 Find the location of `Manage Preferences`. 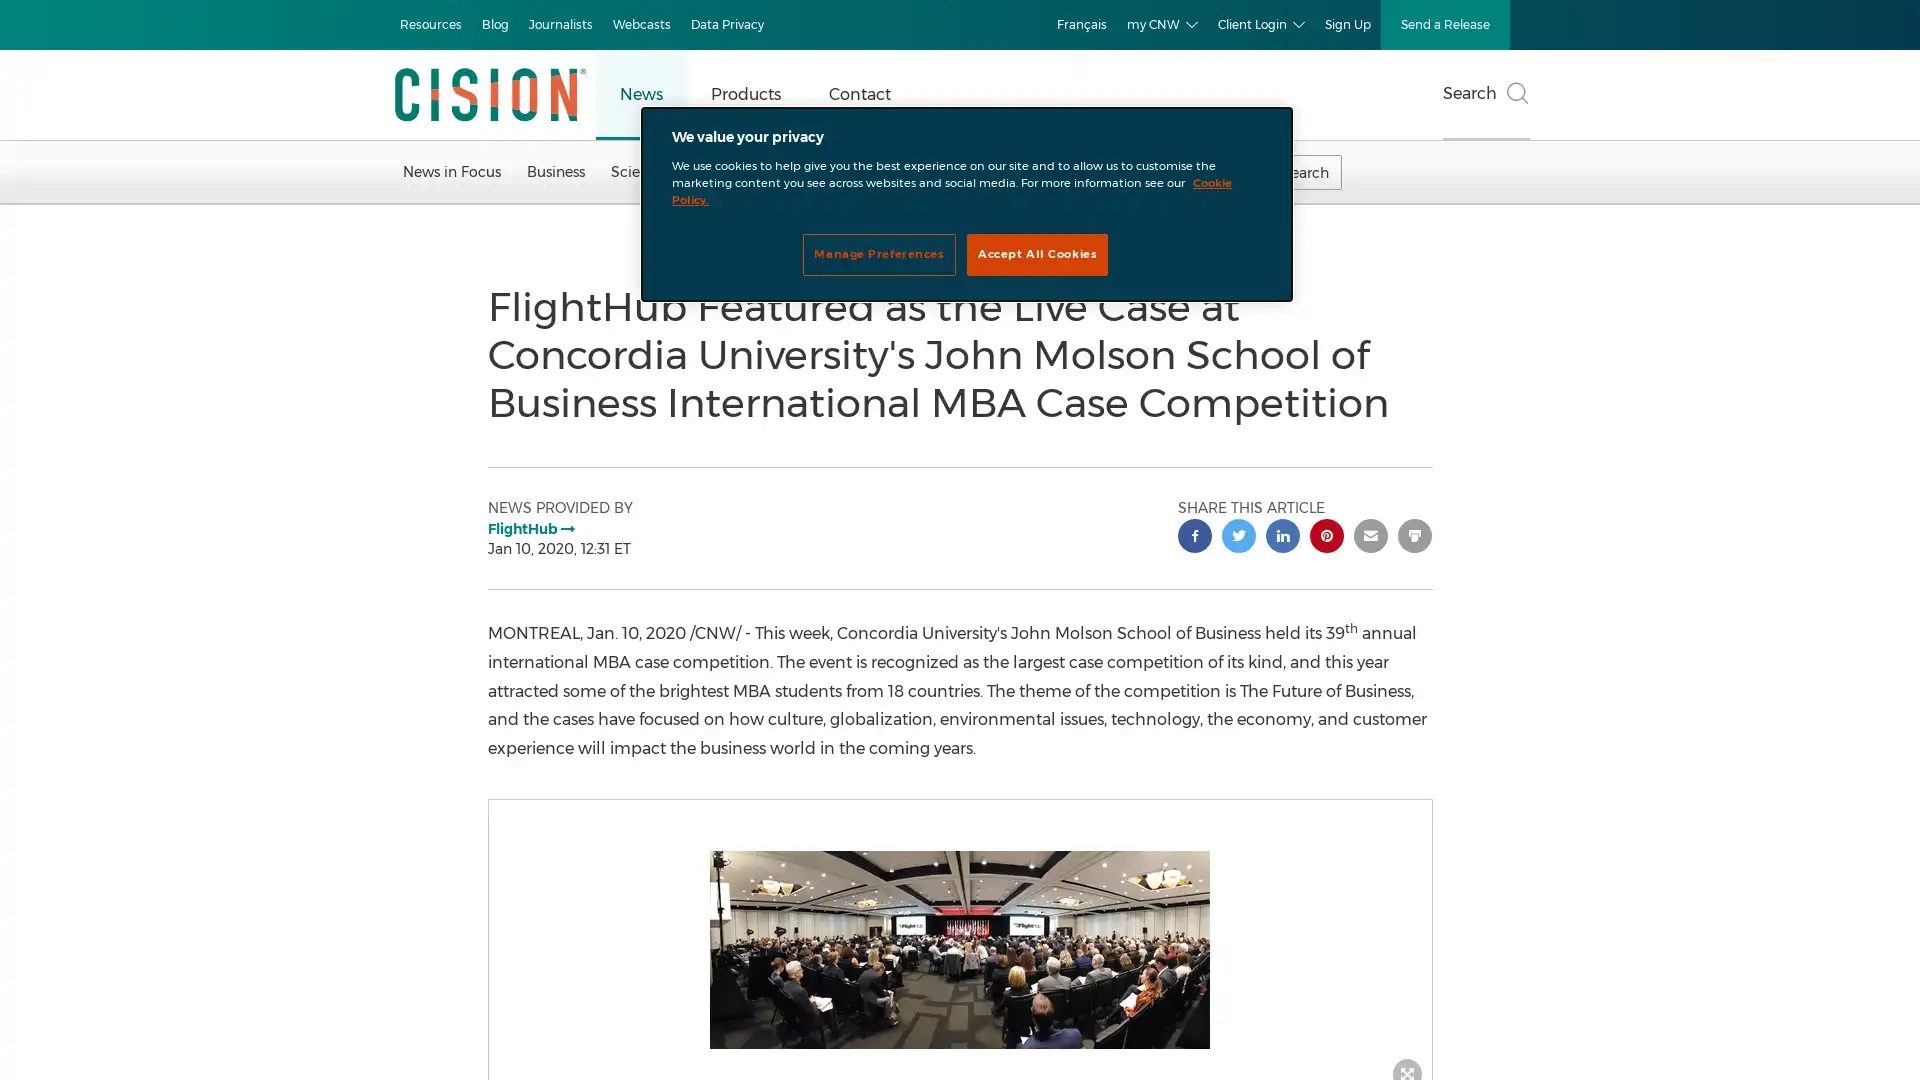

Manage Preferences is located at coordinates (878, 253).